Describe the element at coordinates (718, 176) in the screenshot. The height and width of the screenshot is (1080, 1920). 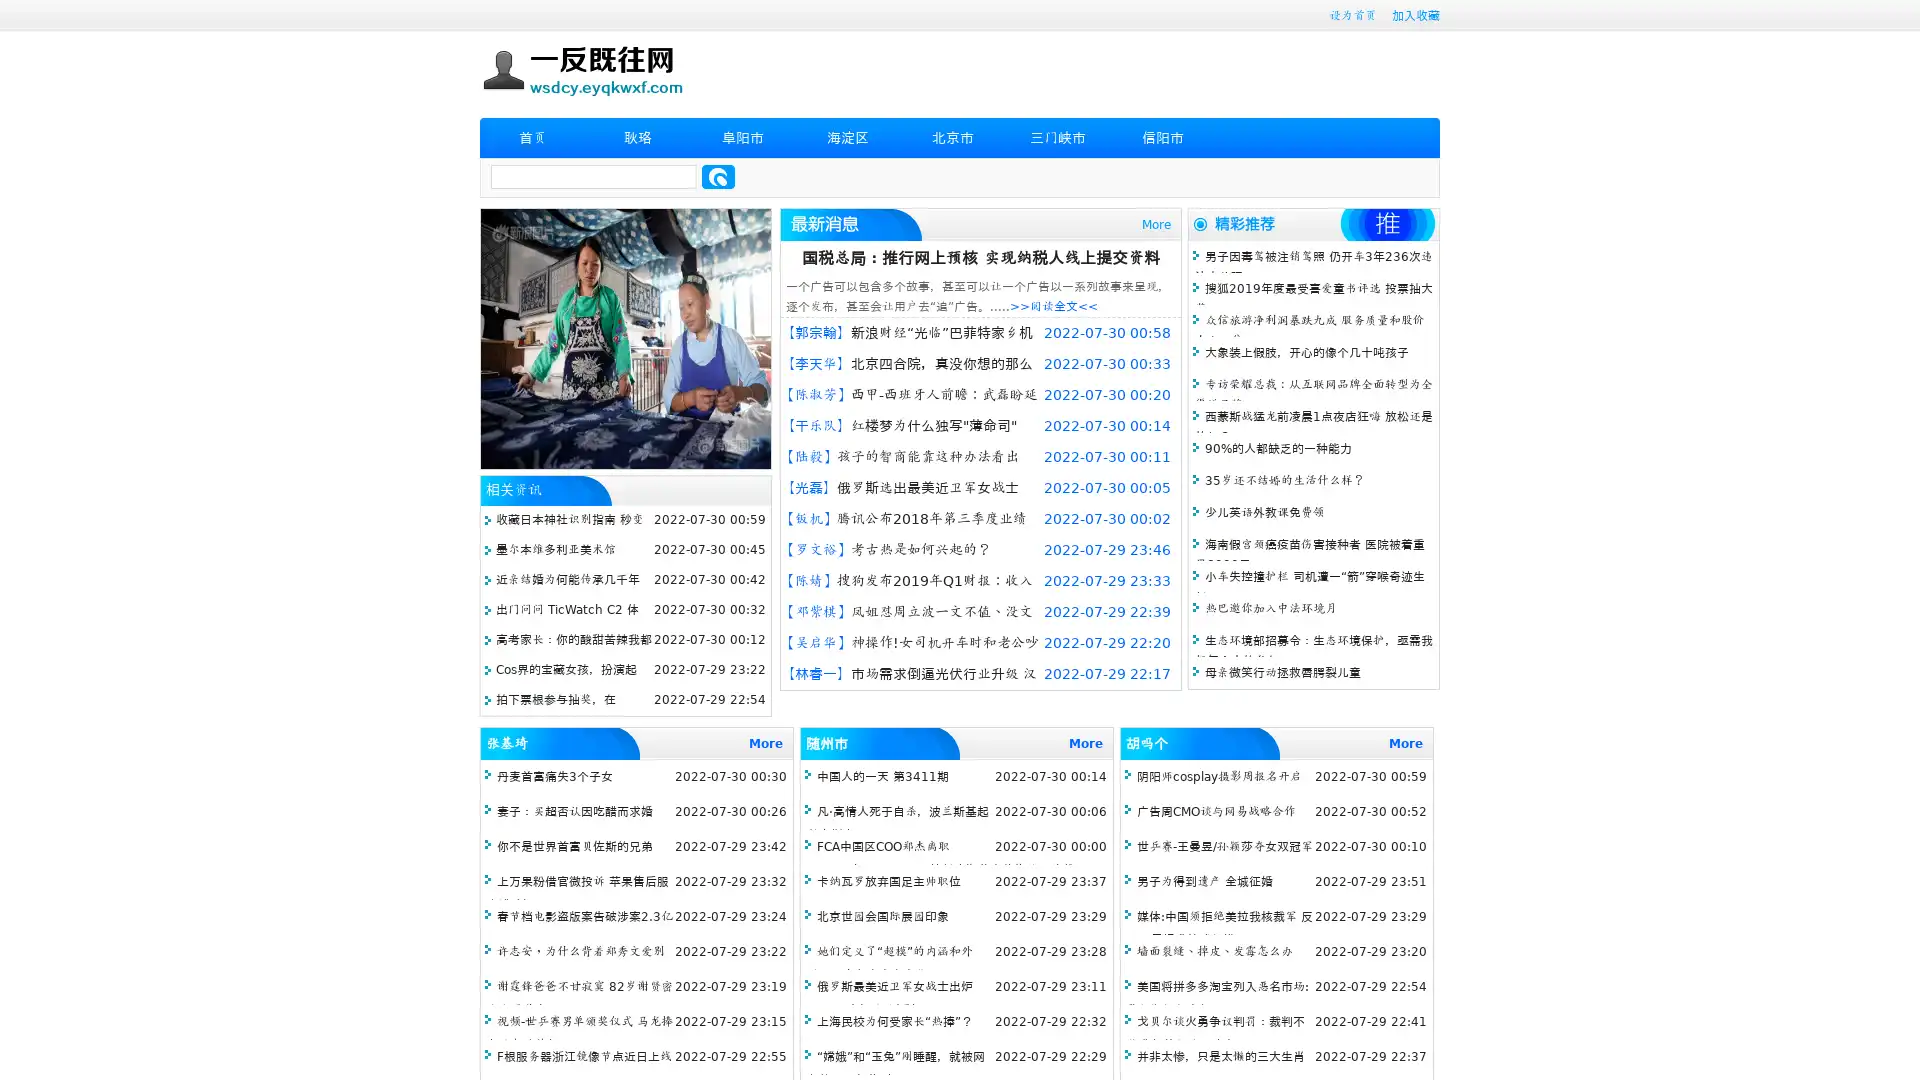
I see `Search` at that location.